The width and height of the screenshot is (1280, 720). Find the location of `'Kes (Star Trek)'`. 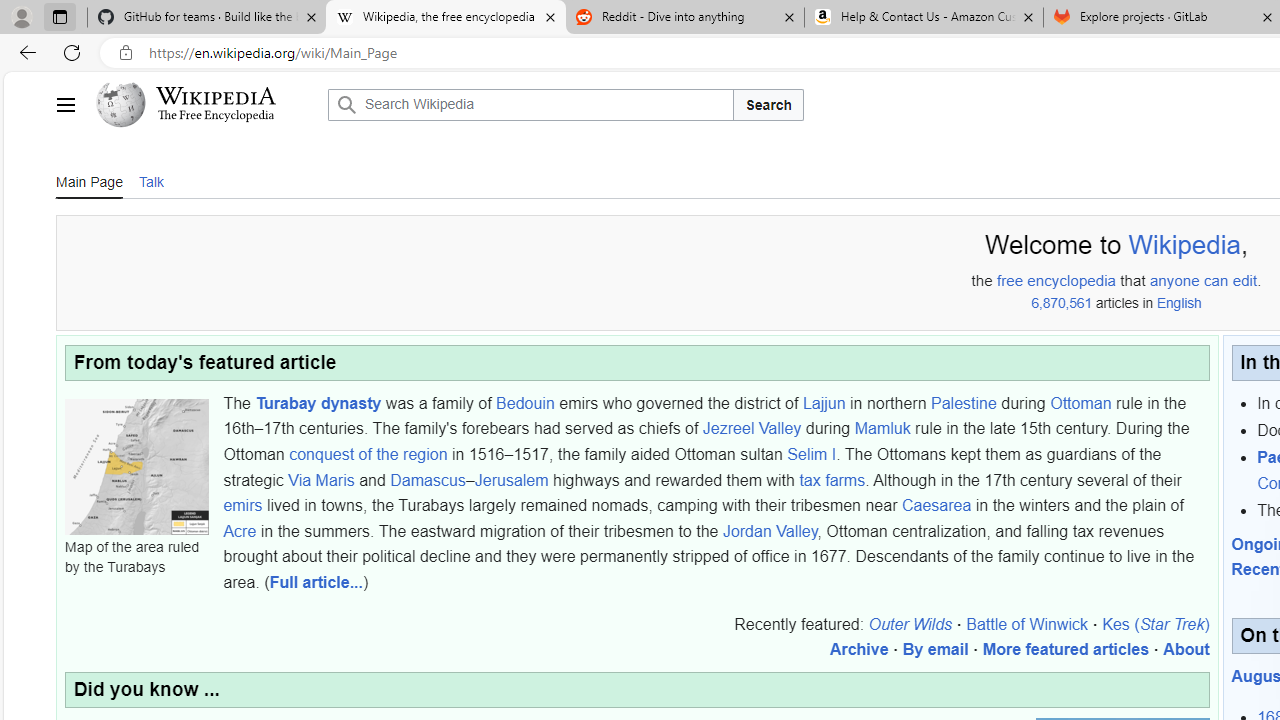

'Kes (Star Trek)' is located at coordinates (1155, 622).